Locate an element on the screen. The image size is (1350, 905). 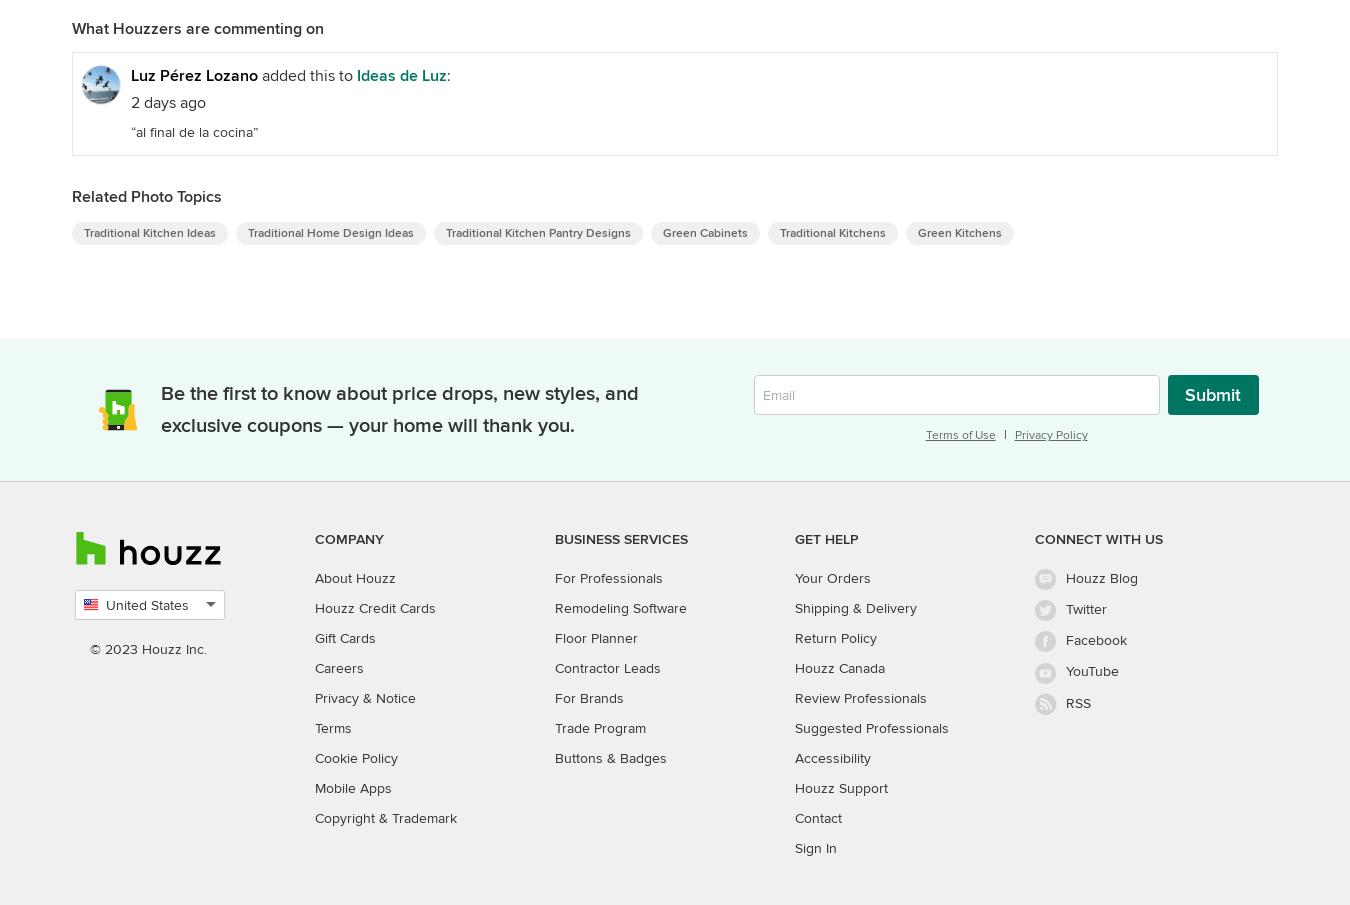
'Green Kitchens' is located at coordinates (958, 232).